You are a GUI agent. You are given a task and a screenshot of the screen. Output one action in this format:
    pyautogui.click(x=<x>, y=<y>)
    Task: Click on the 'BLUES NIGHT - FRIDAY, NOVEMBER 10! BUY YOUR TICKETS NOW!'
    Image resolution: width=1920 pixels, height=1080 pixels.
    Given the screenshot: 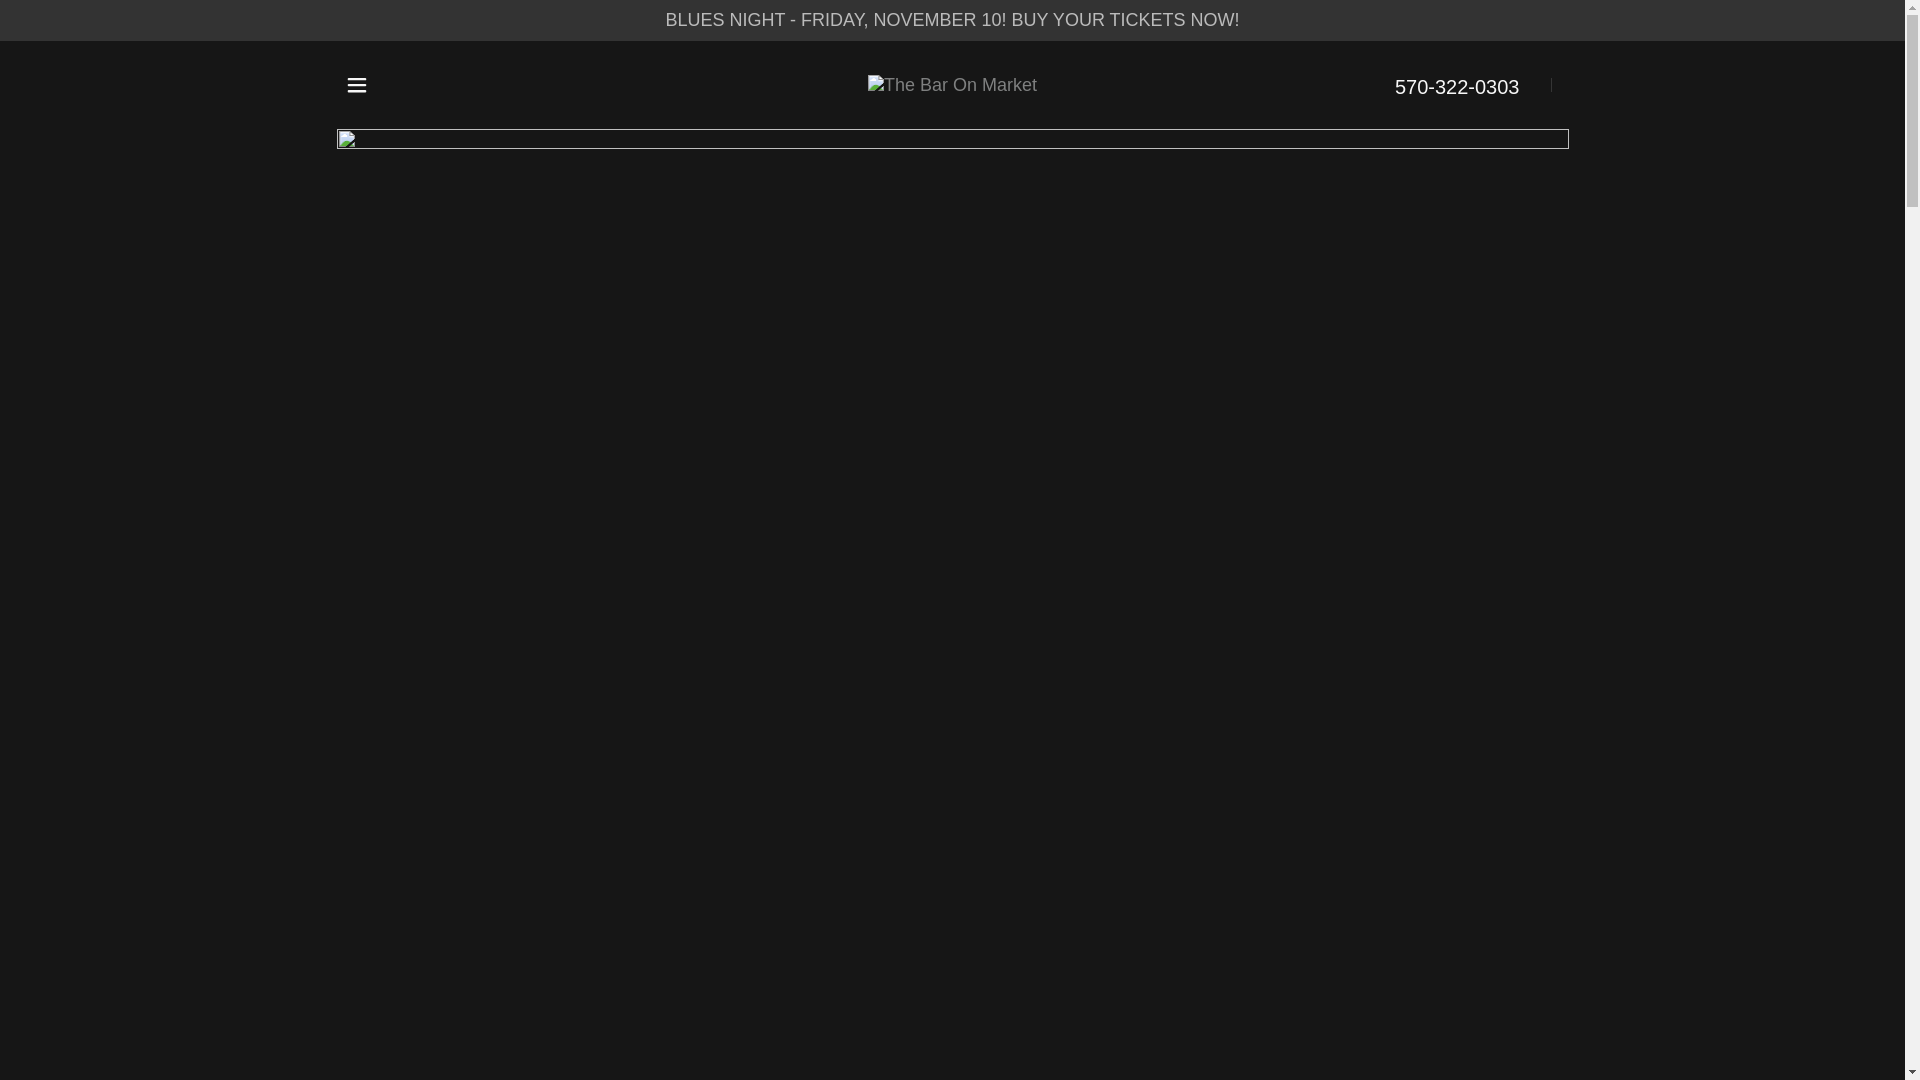 What is the action you would take?
    pyautogui.click(x=951, y=20)
    